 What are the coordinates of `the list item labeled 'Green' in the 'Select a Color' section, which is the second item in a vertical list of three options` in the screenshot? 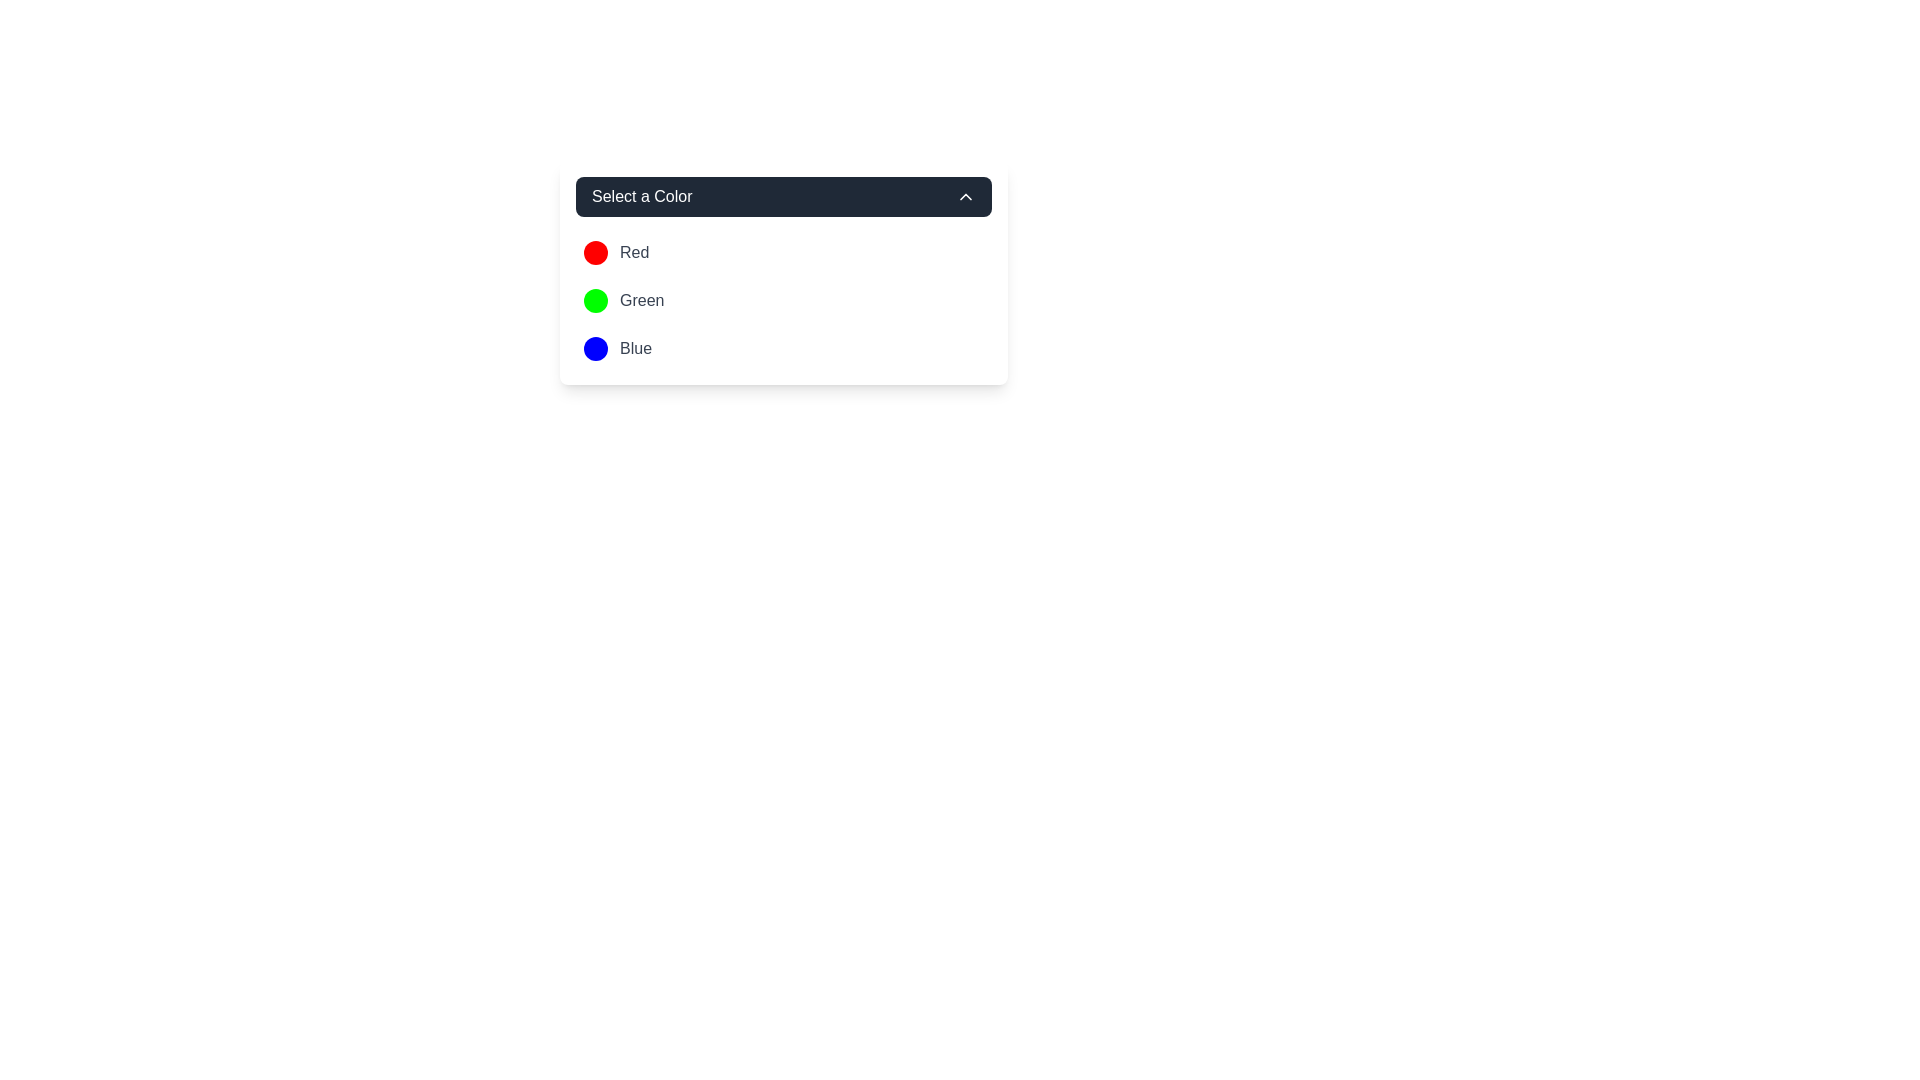 It's located at (782, 300).